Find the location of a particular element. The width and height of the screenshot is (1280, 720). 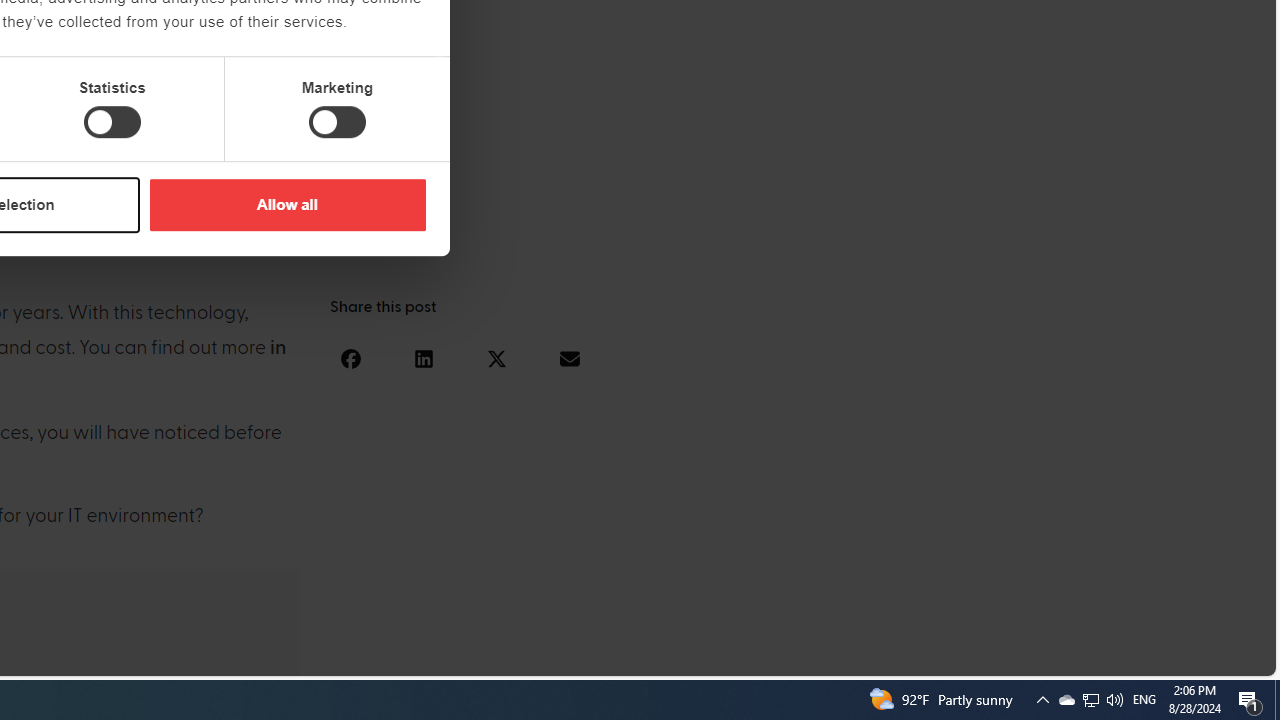

'Allow all' is located at coordinates (286, 204).